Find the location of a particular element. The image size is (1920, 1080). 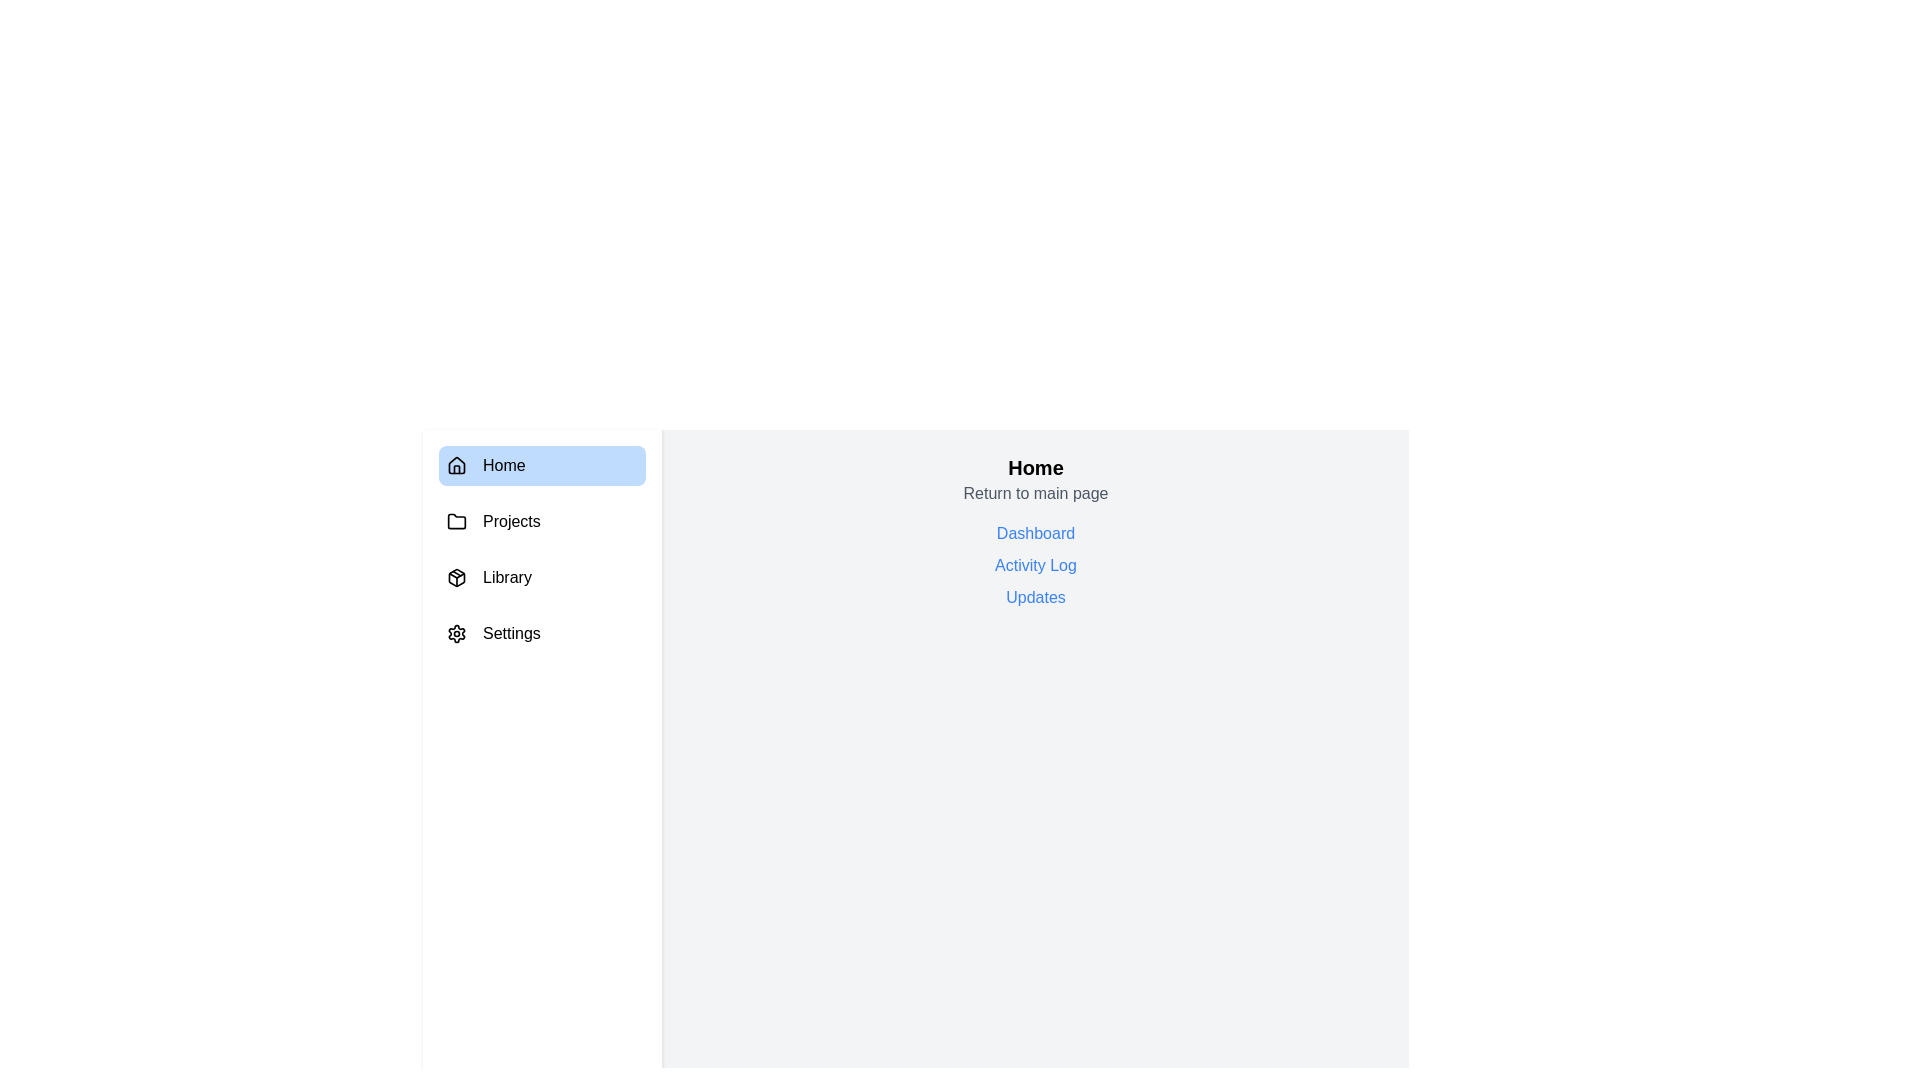

the 'Settings' text label in the vertical navigation menu, which is the fourth item and located to the right of the gear-shaped icon and below the 'Library' menu item is located at coordinates (511, 633).